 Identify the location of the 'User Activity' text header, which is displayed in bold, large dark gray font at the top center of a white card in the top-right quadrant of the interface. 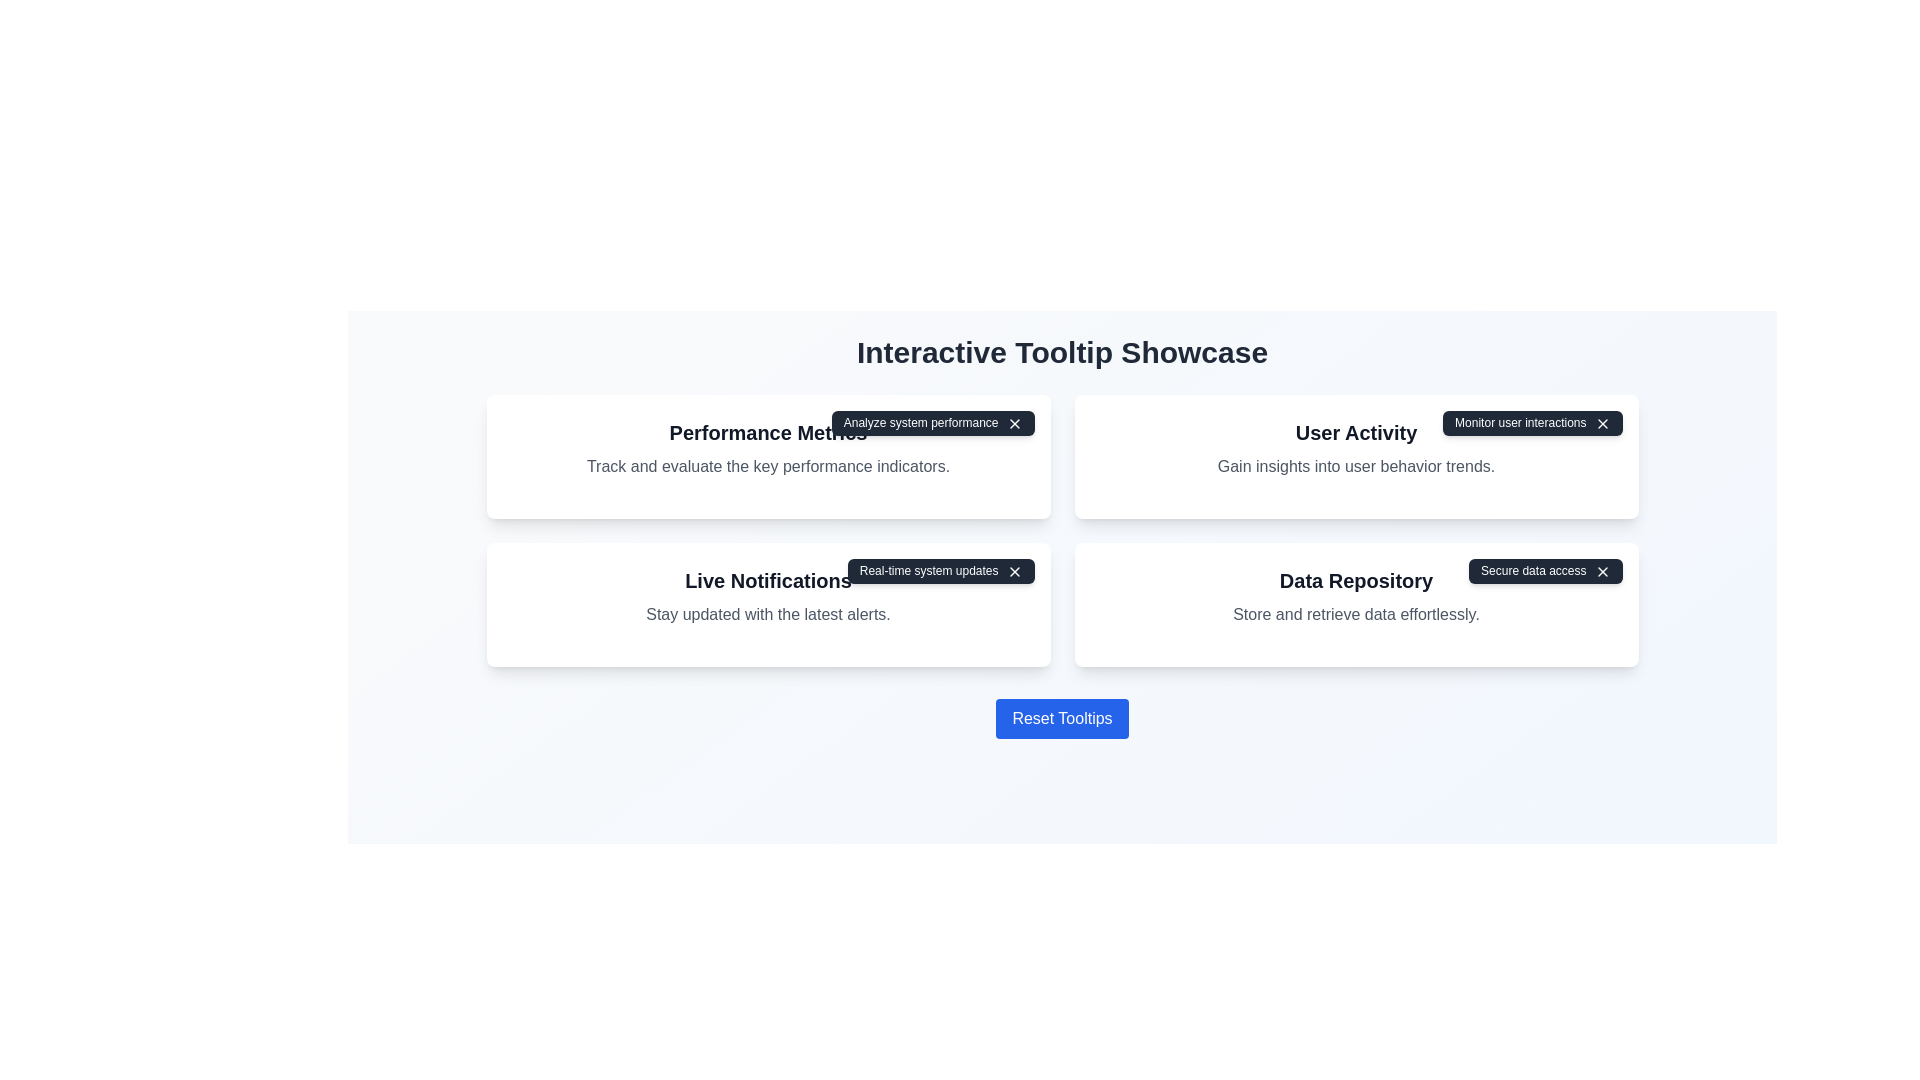
(1356, 431).